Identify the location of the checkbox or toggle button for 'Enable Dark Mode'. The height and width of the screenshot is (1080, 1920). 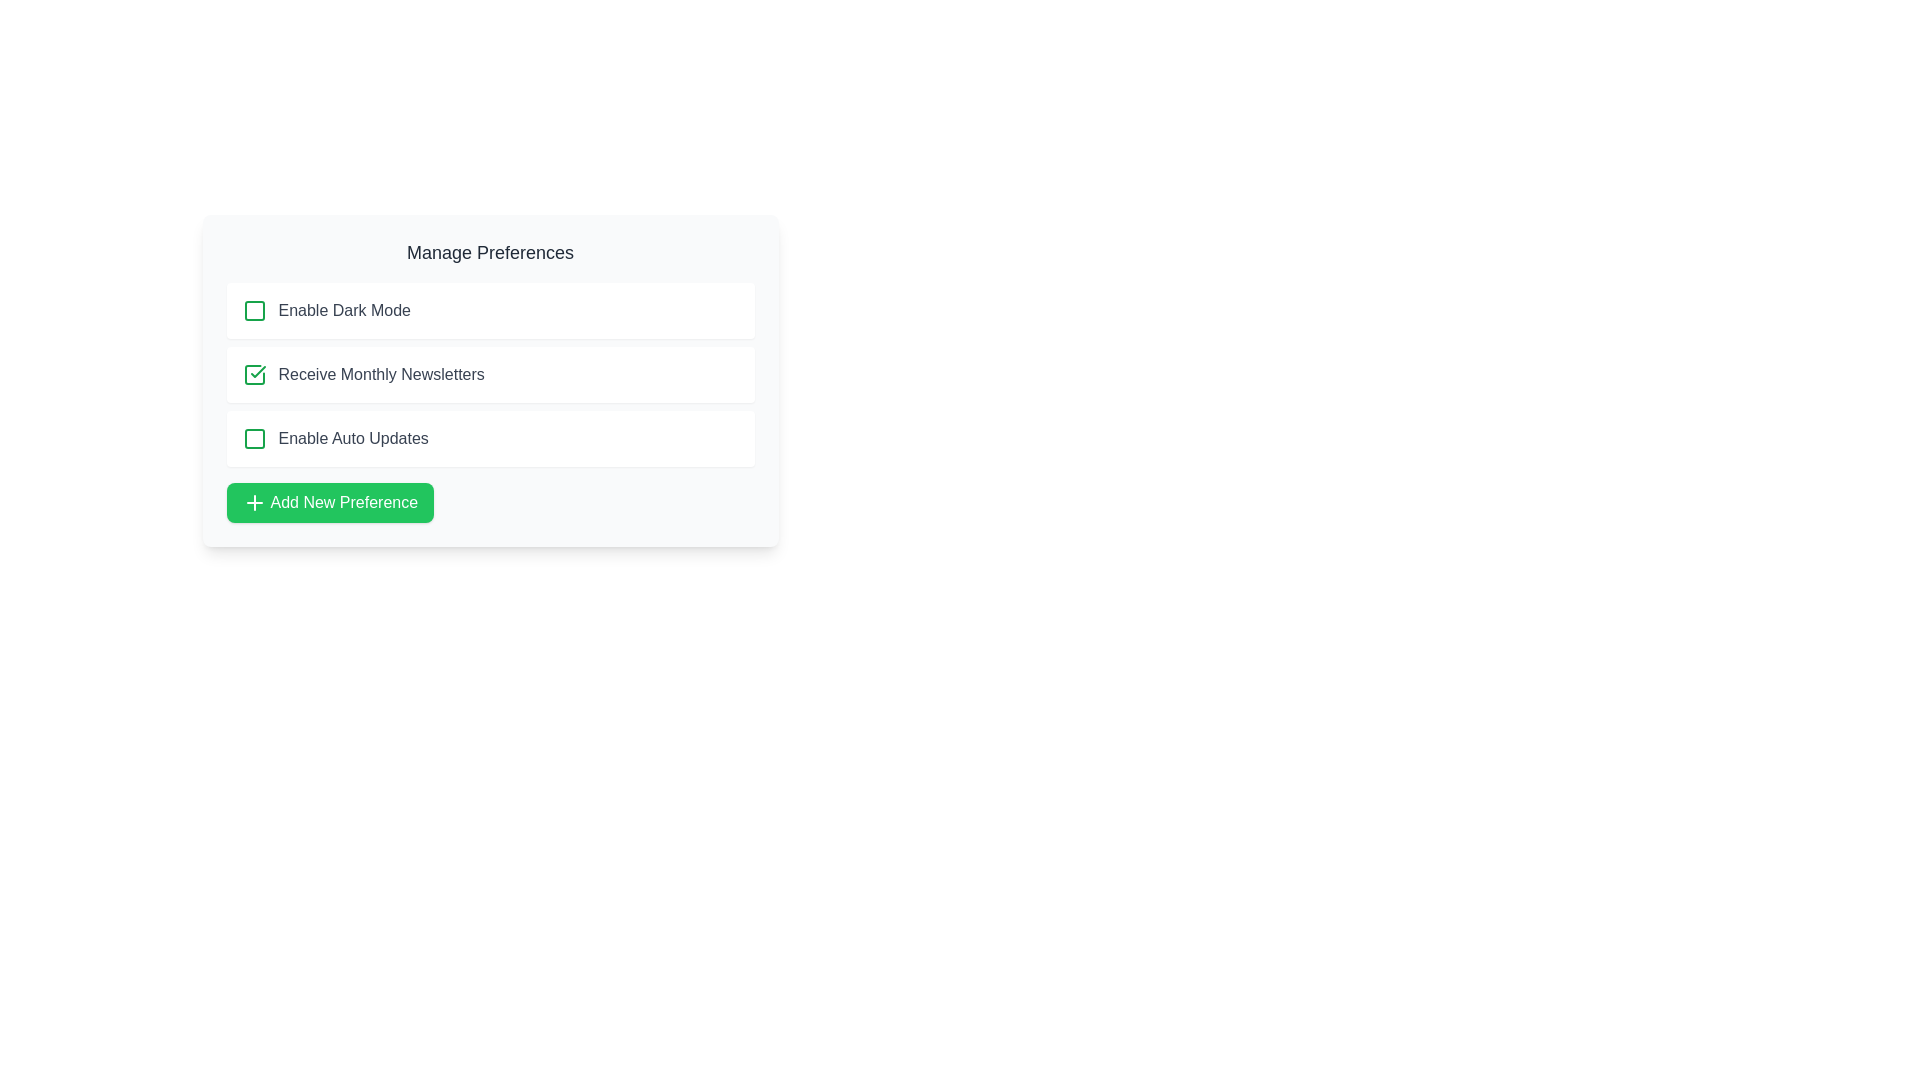
(253, 311).